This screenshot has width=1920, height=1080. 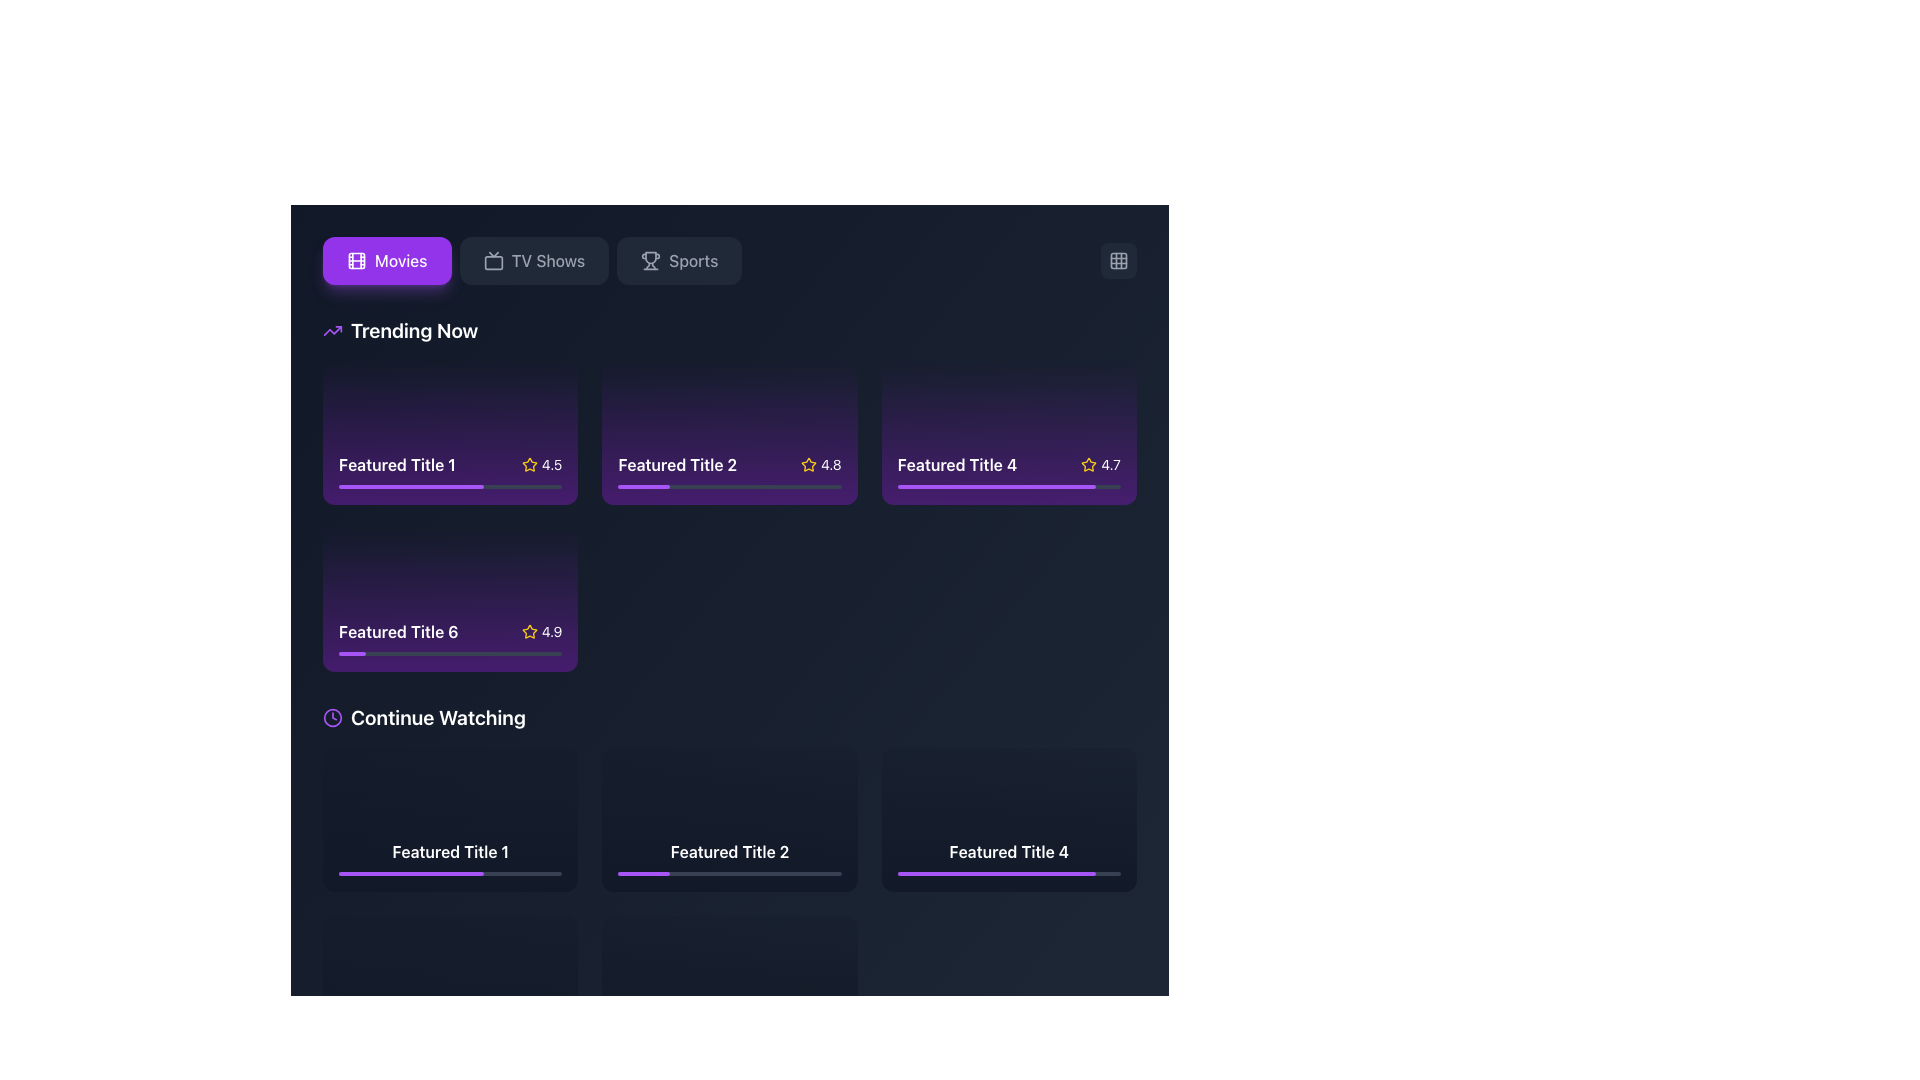 What do you see at coordinates (693, 260) in the screenshot?
I see `the Text Label that signifies a selectable option related to sports content, located in the horizontal navigation bar to the right of the 'TV Shows' button and following a trophy icon` at bounding box center [693, 260].